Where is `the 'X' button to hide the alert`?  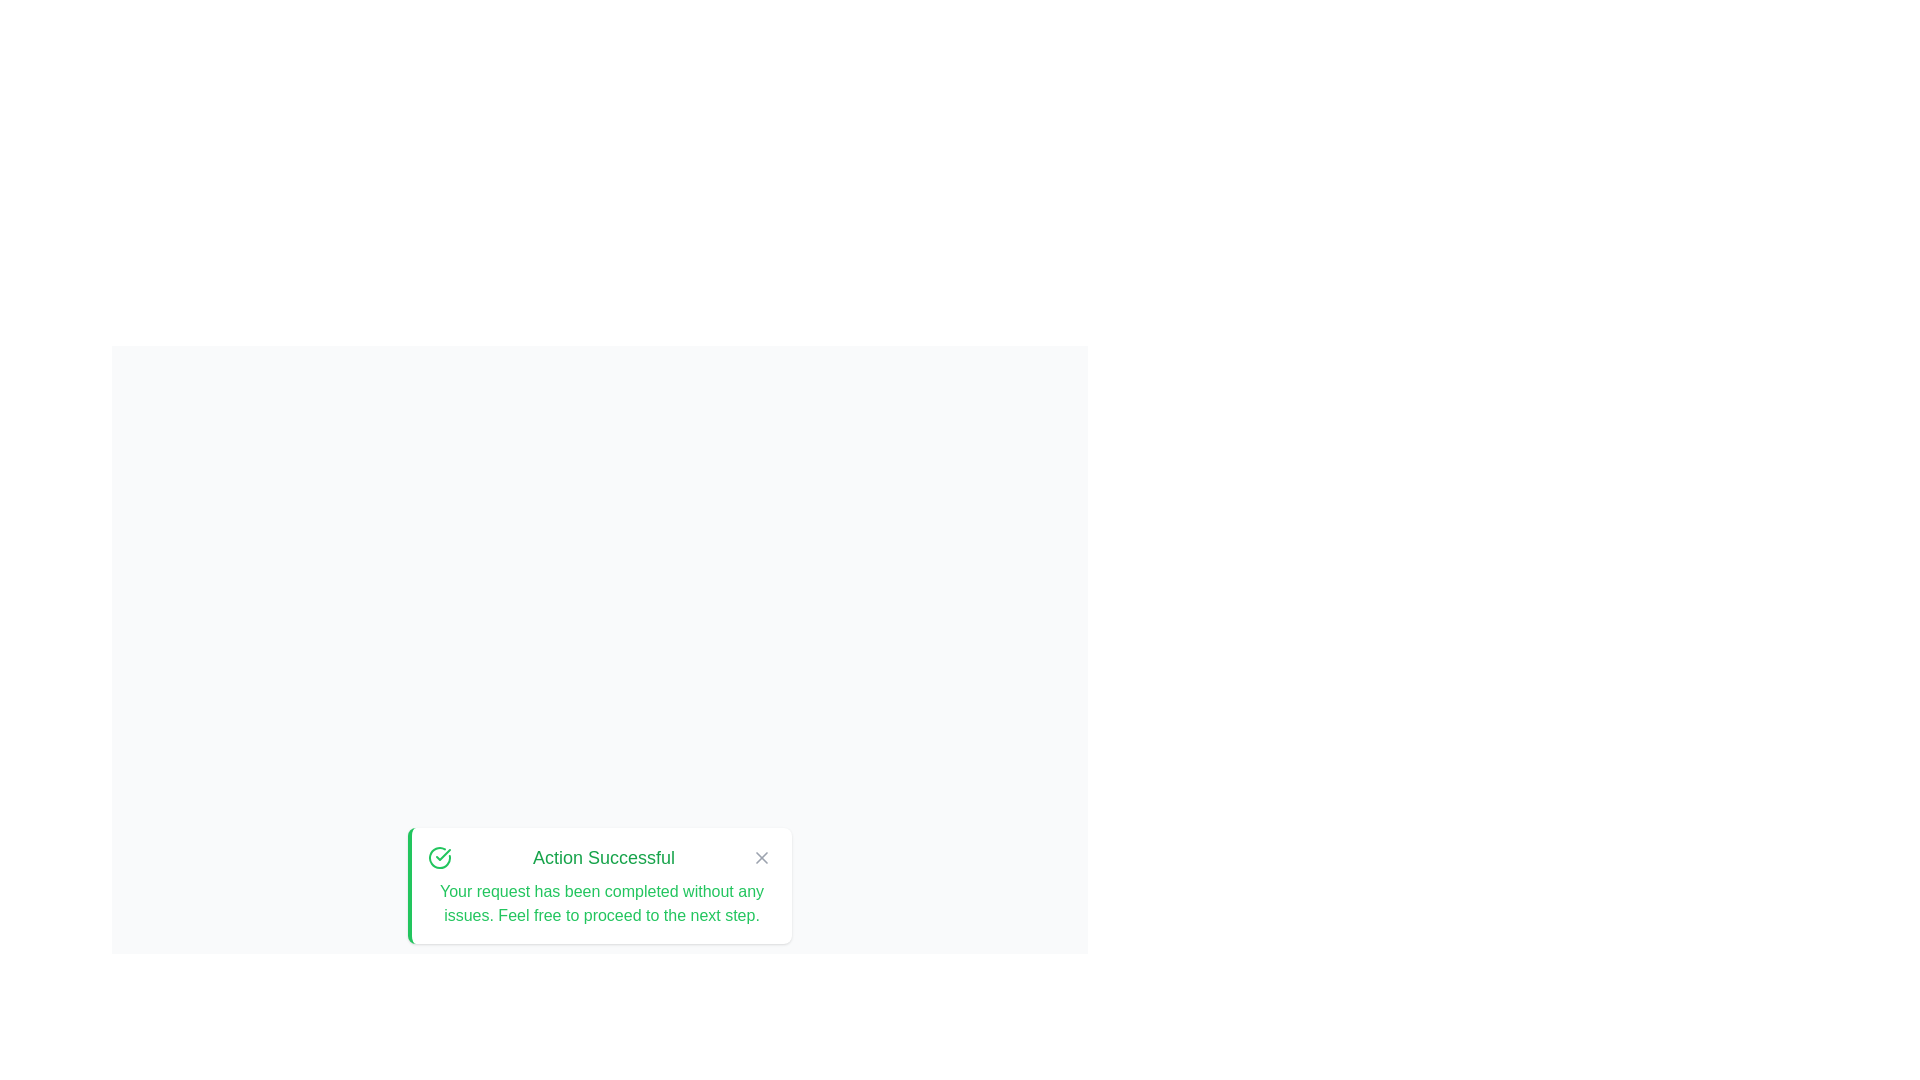
the 'X' button to hide the alert is located at coordinates (761, 856).